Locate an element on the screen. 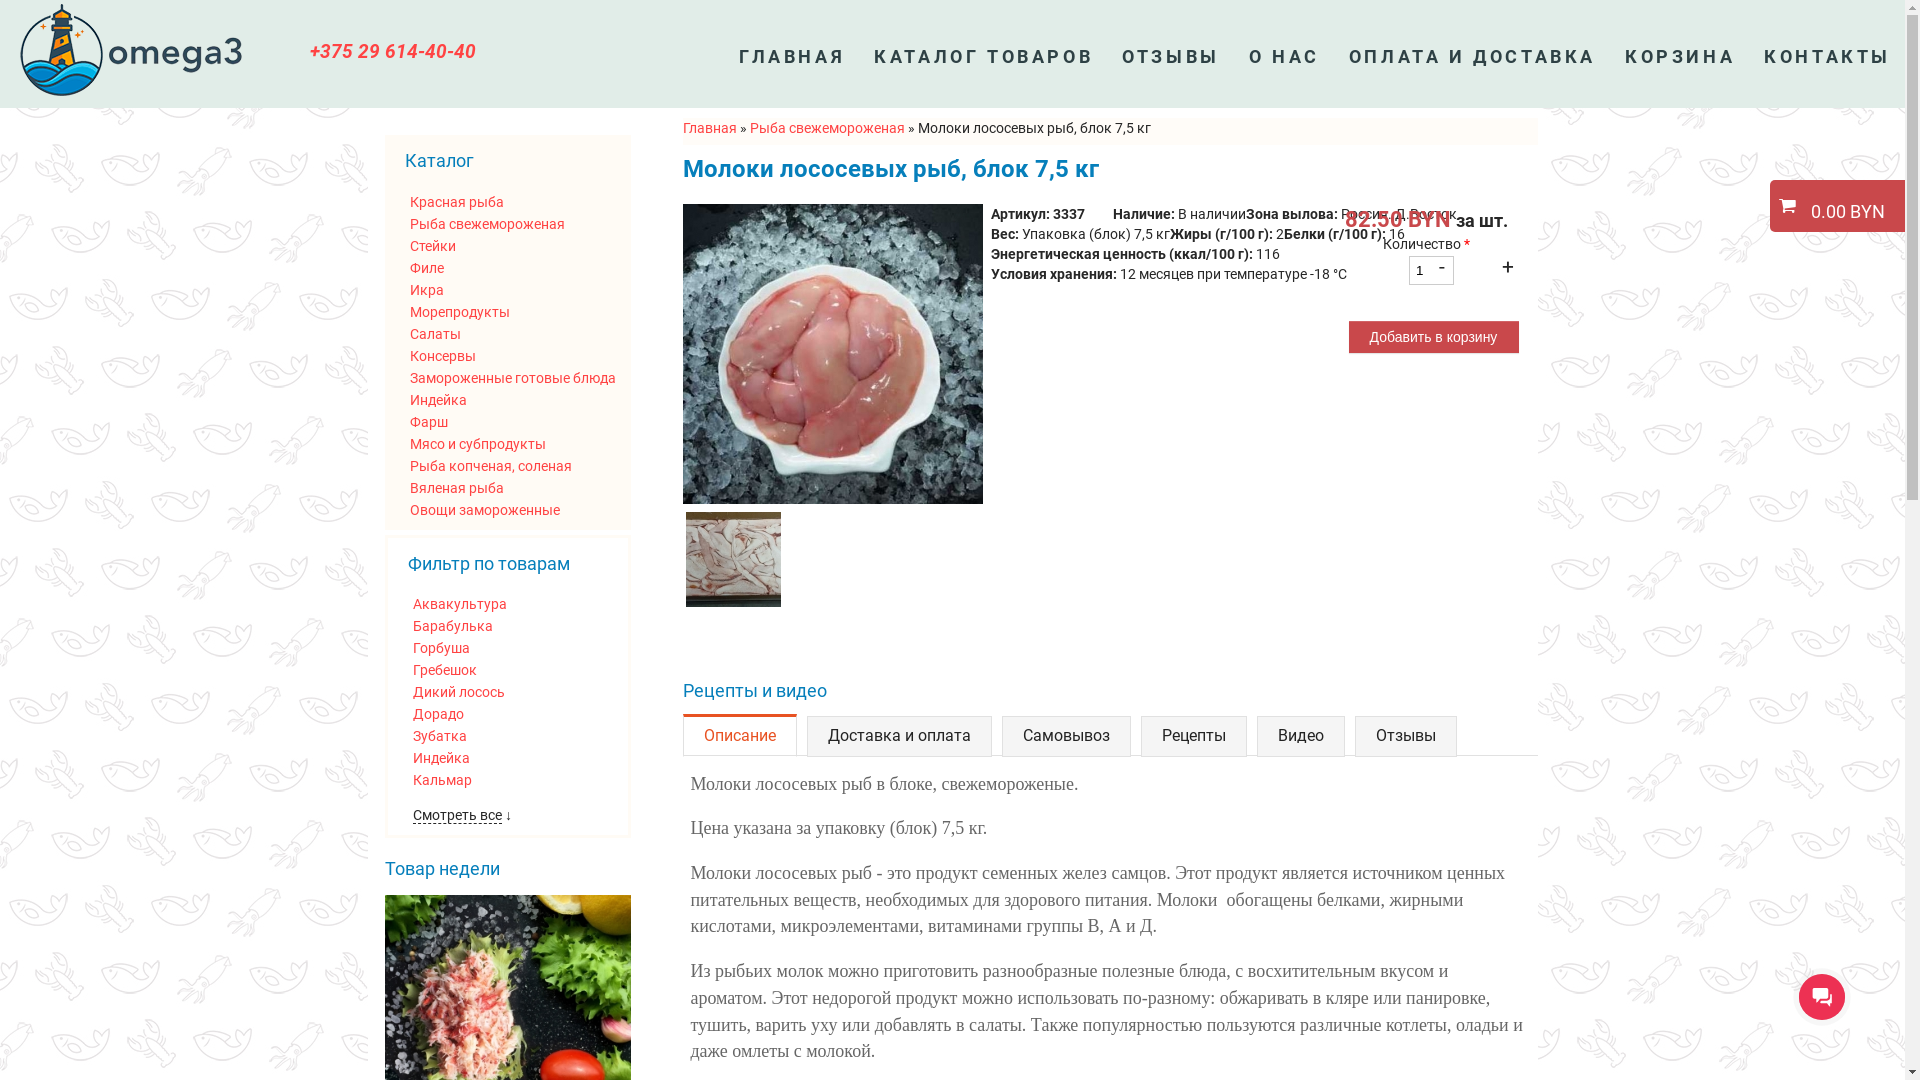 Image resolution: width=1920 pixels, height=1080 pixels. '+375 29 614-40-40' is located at coordinates (393, 50).